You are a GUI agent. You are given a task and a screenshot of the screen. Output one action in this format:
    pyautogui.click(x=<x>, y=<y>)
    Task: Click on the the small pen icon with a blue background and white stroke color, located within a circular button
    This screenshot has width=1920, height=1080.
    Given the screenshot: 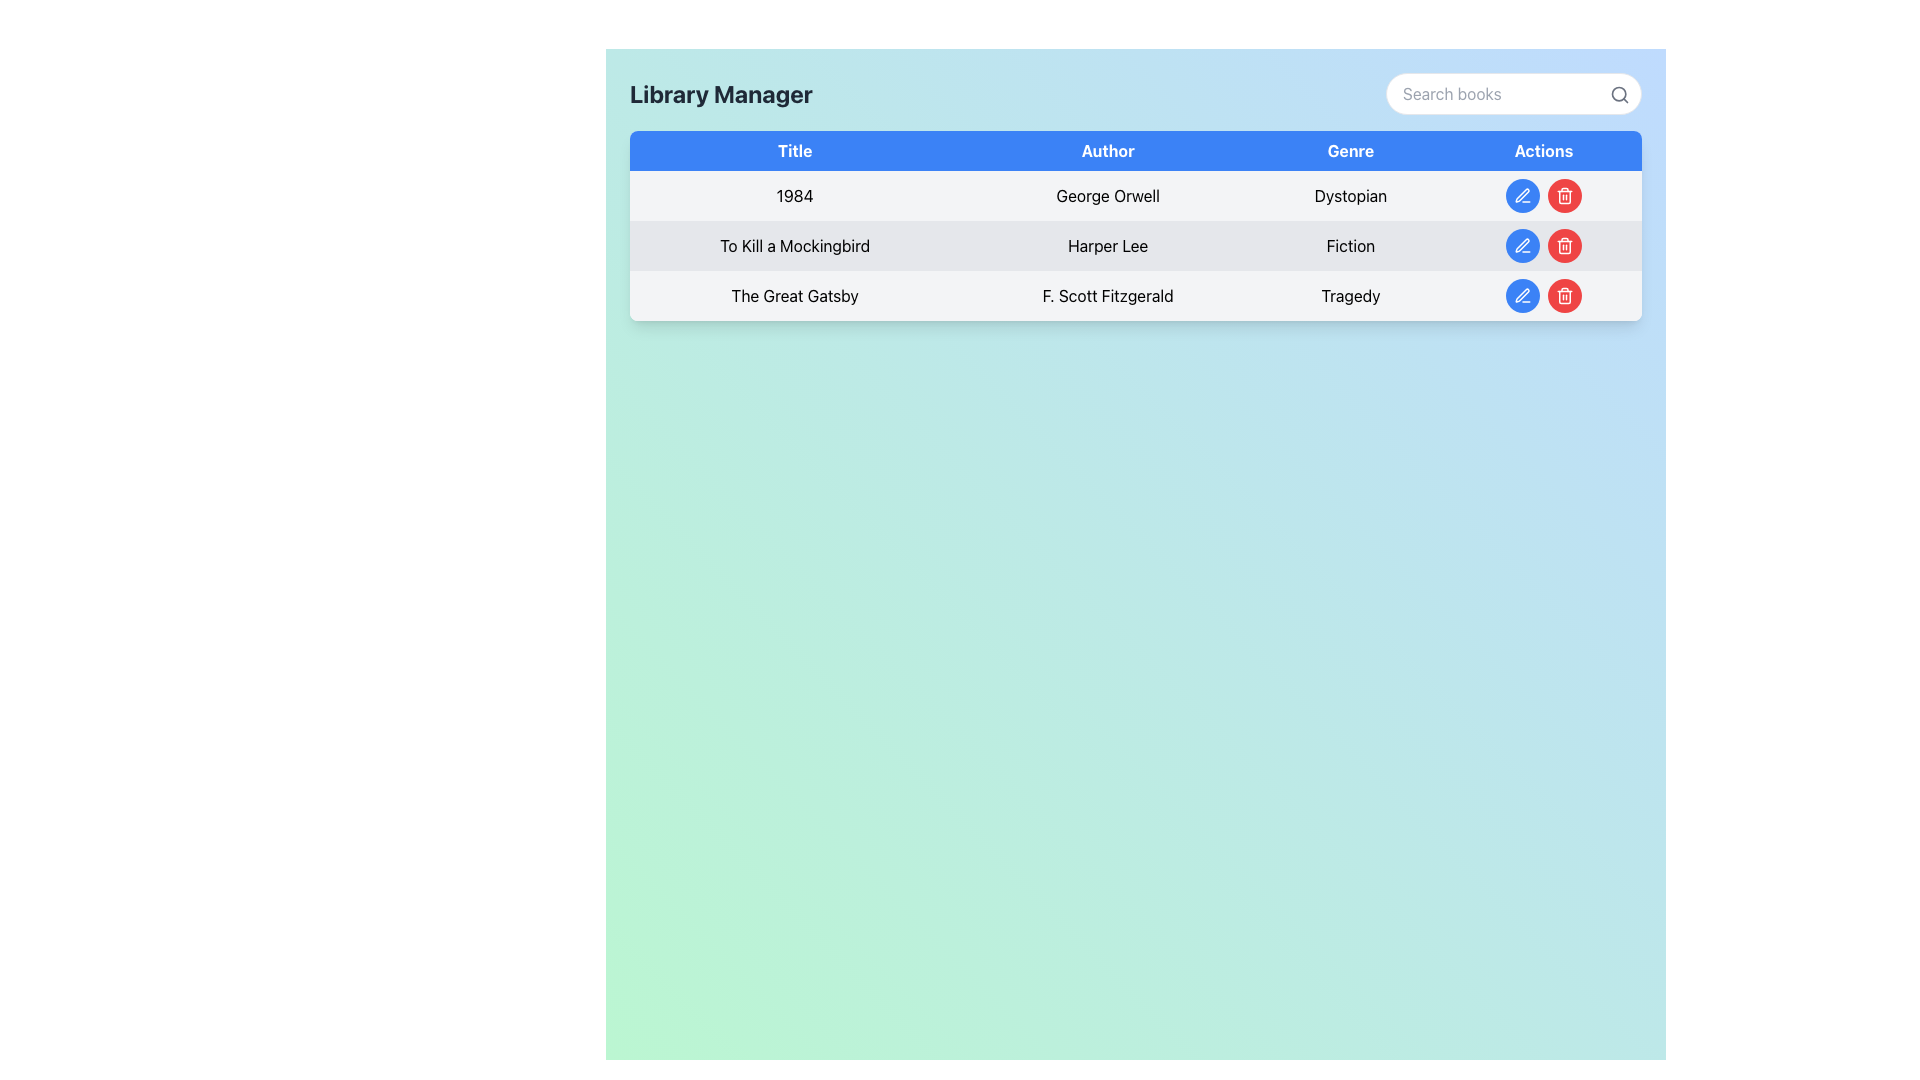 What is the action you would take?
    pyautogui.click(x=1521, y=296)
    